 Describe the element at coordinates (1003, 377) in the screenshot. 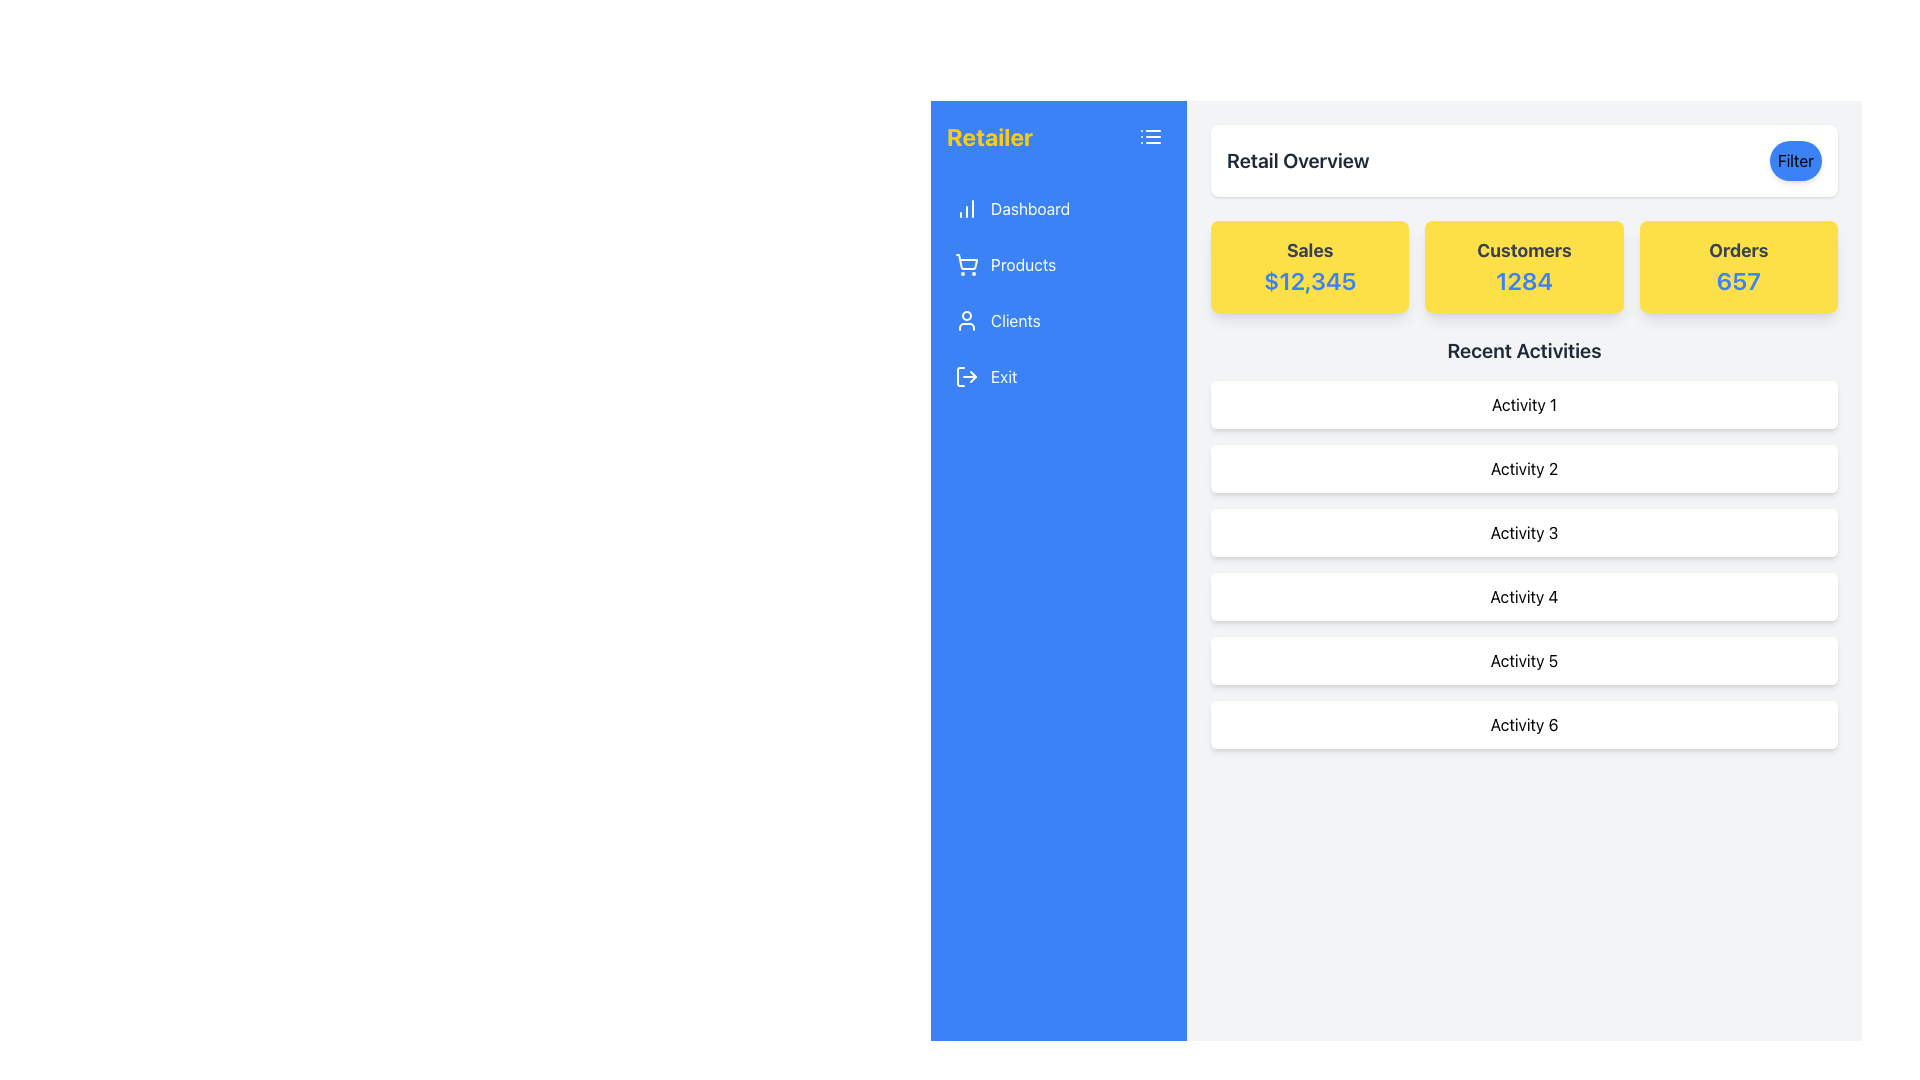

I see `the blue 'Exit' button located in the vertical side navigation bar, which is the last item in the menu list` at that location.